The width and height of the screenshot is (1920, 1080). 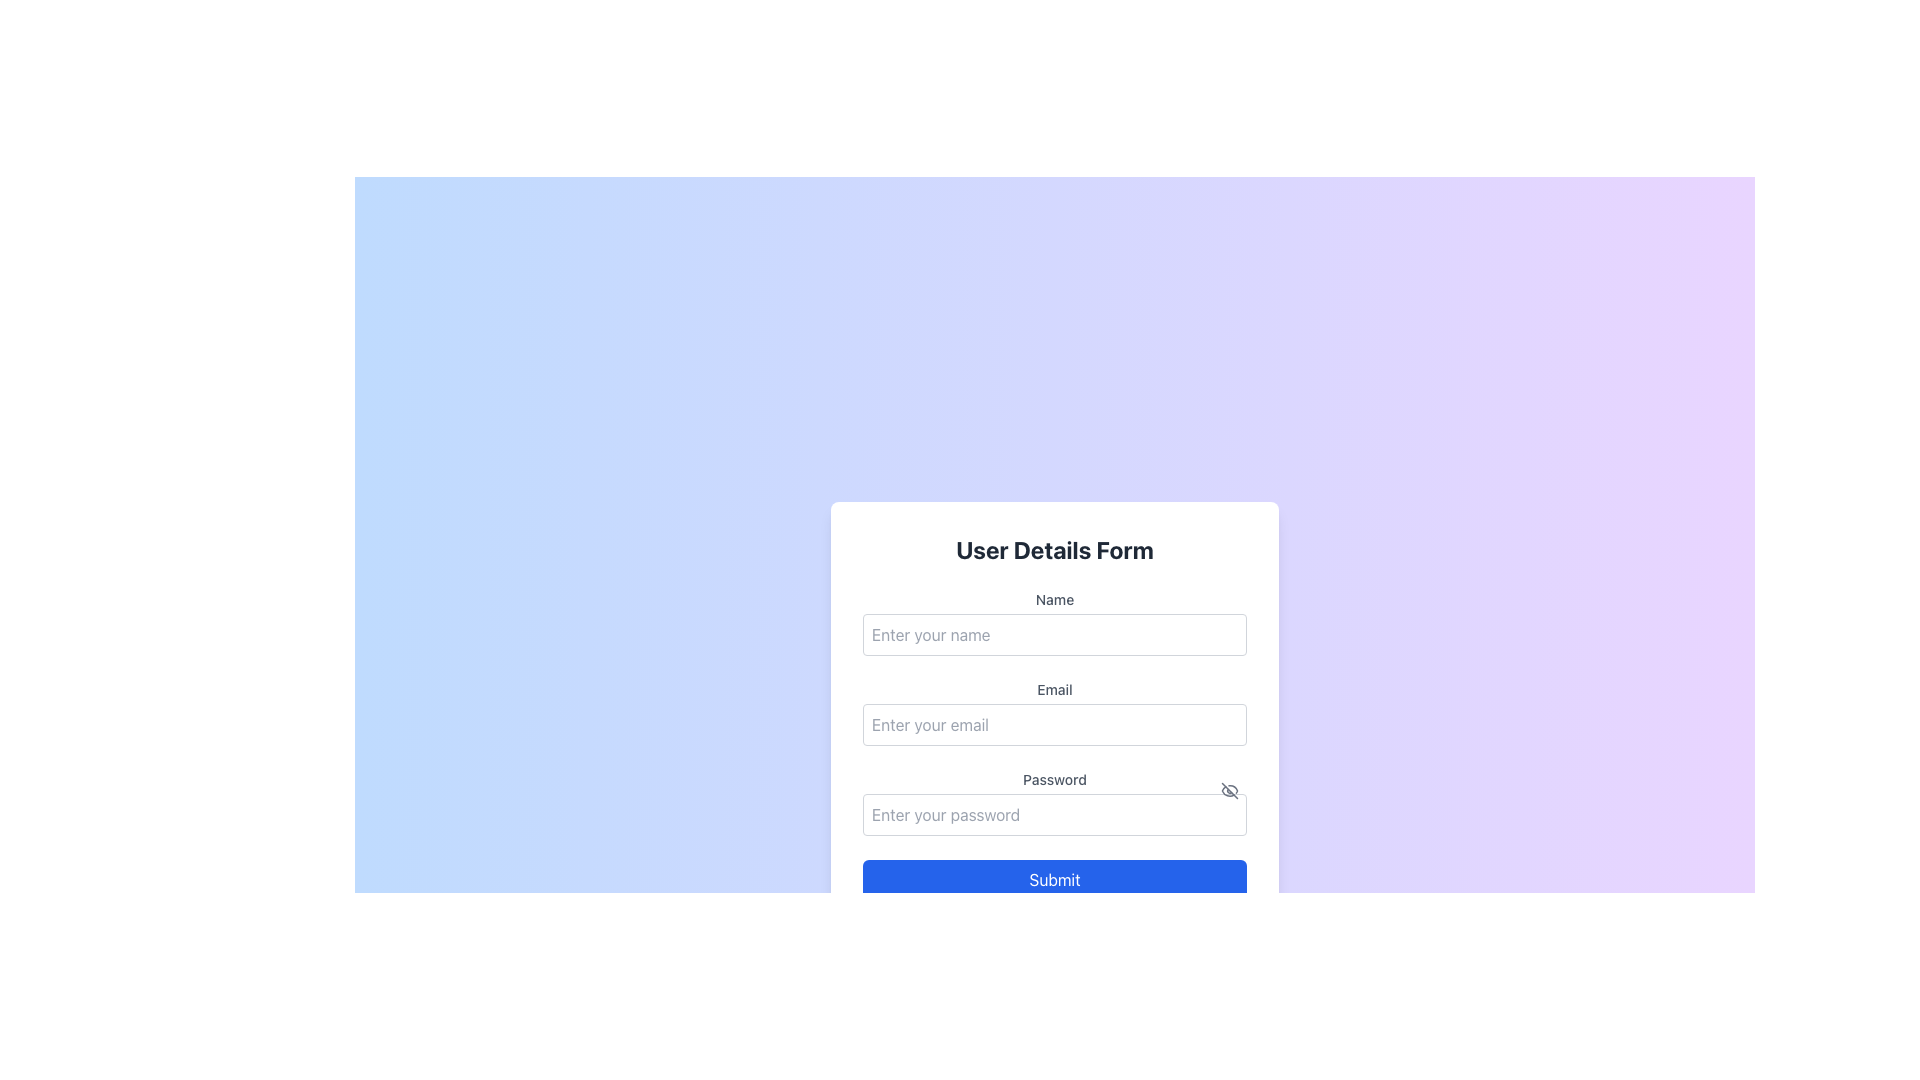 I want to click on the form submission button located at the bottom of the 'User Details Form', so click(x=1054, y=878).